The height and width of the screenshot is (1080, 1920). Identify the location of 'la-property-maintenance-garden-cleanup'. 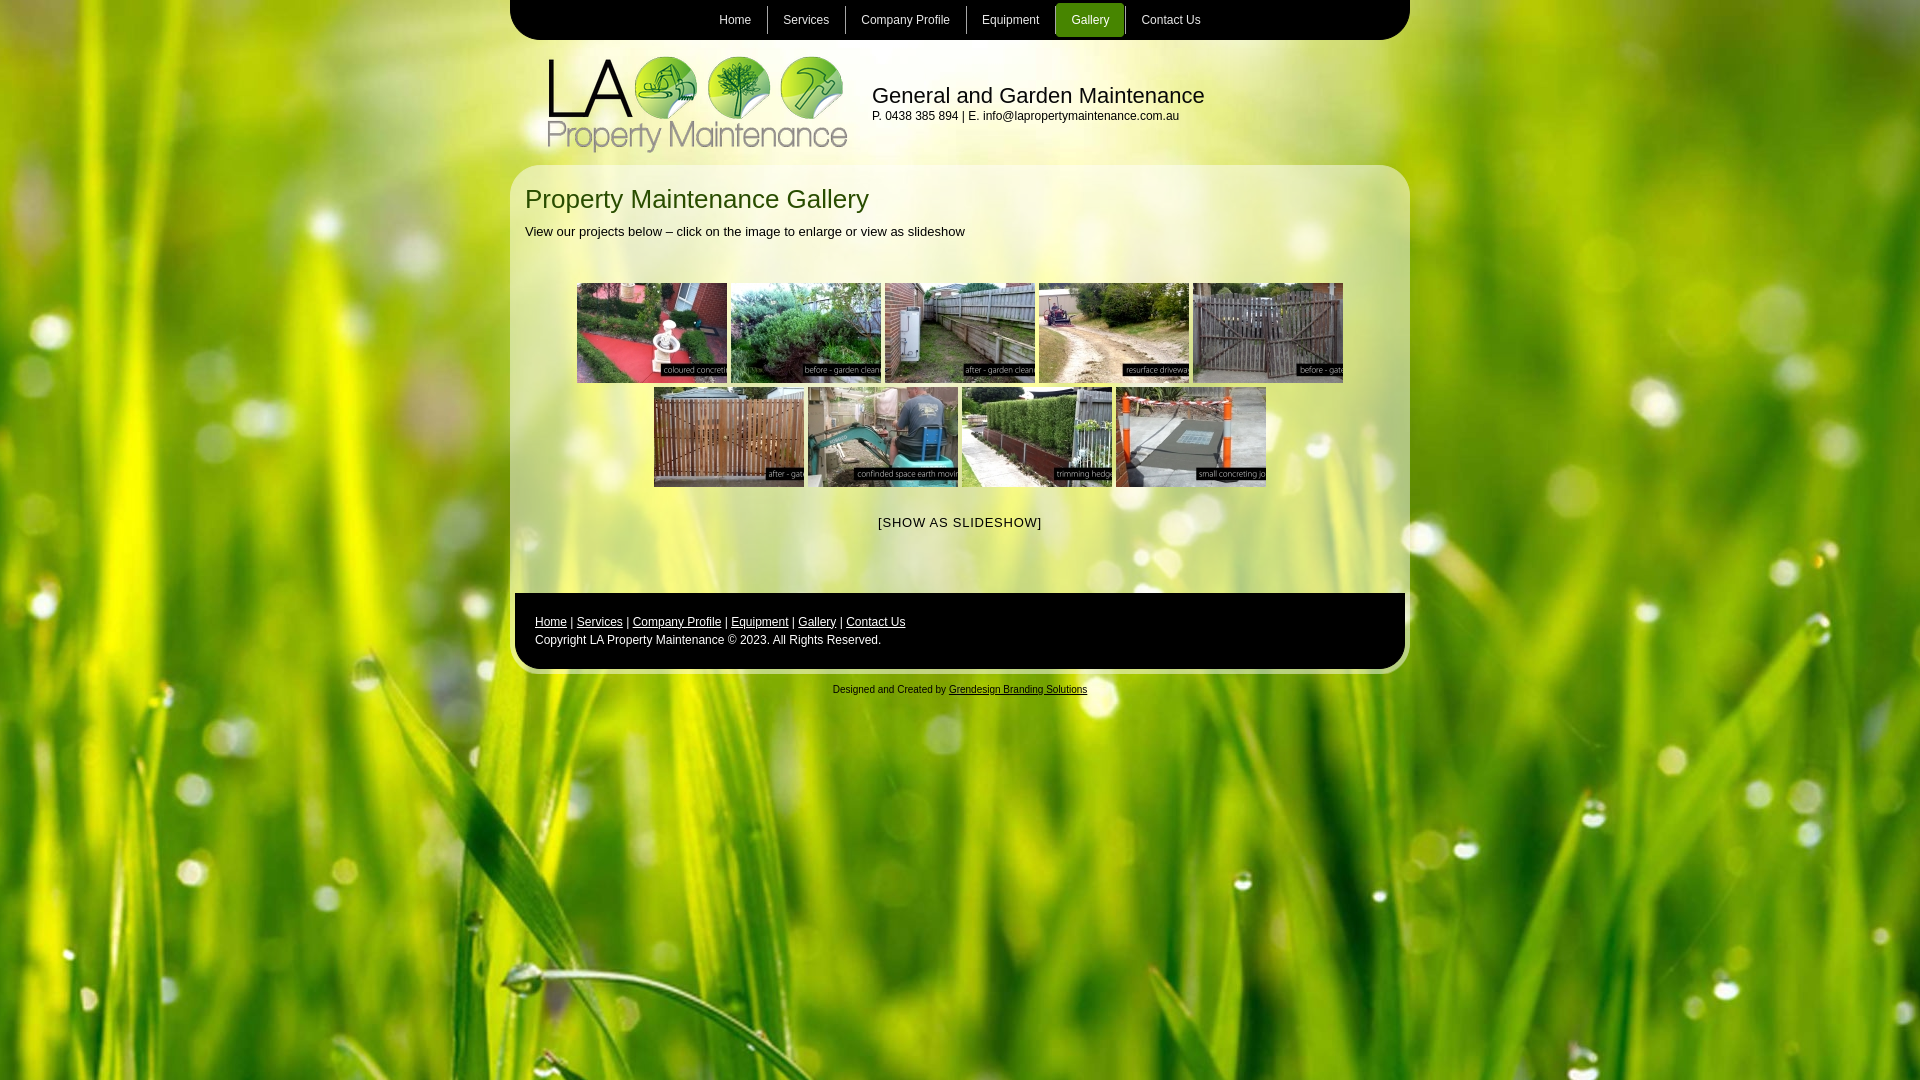
(960, 331).